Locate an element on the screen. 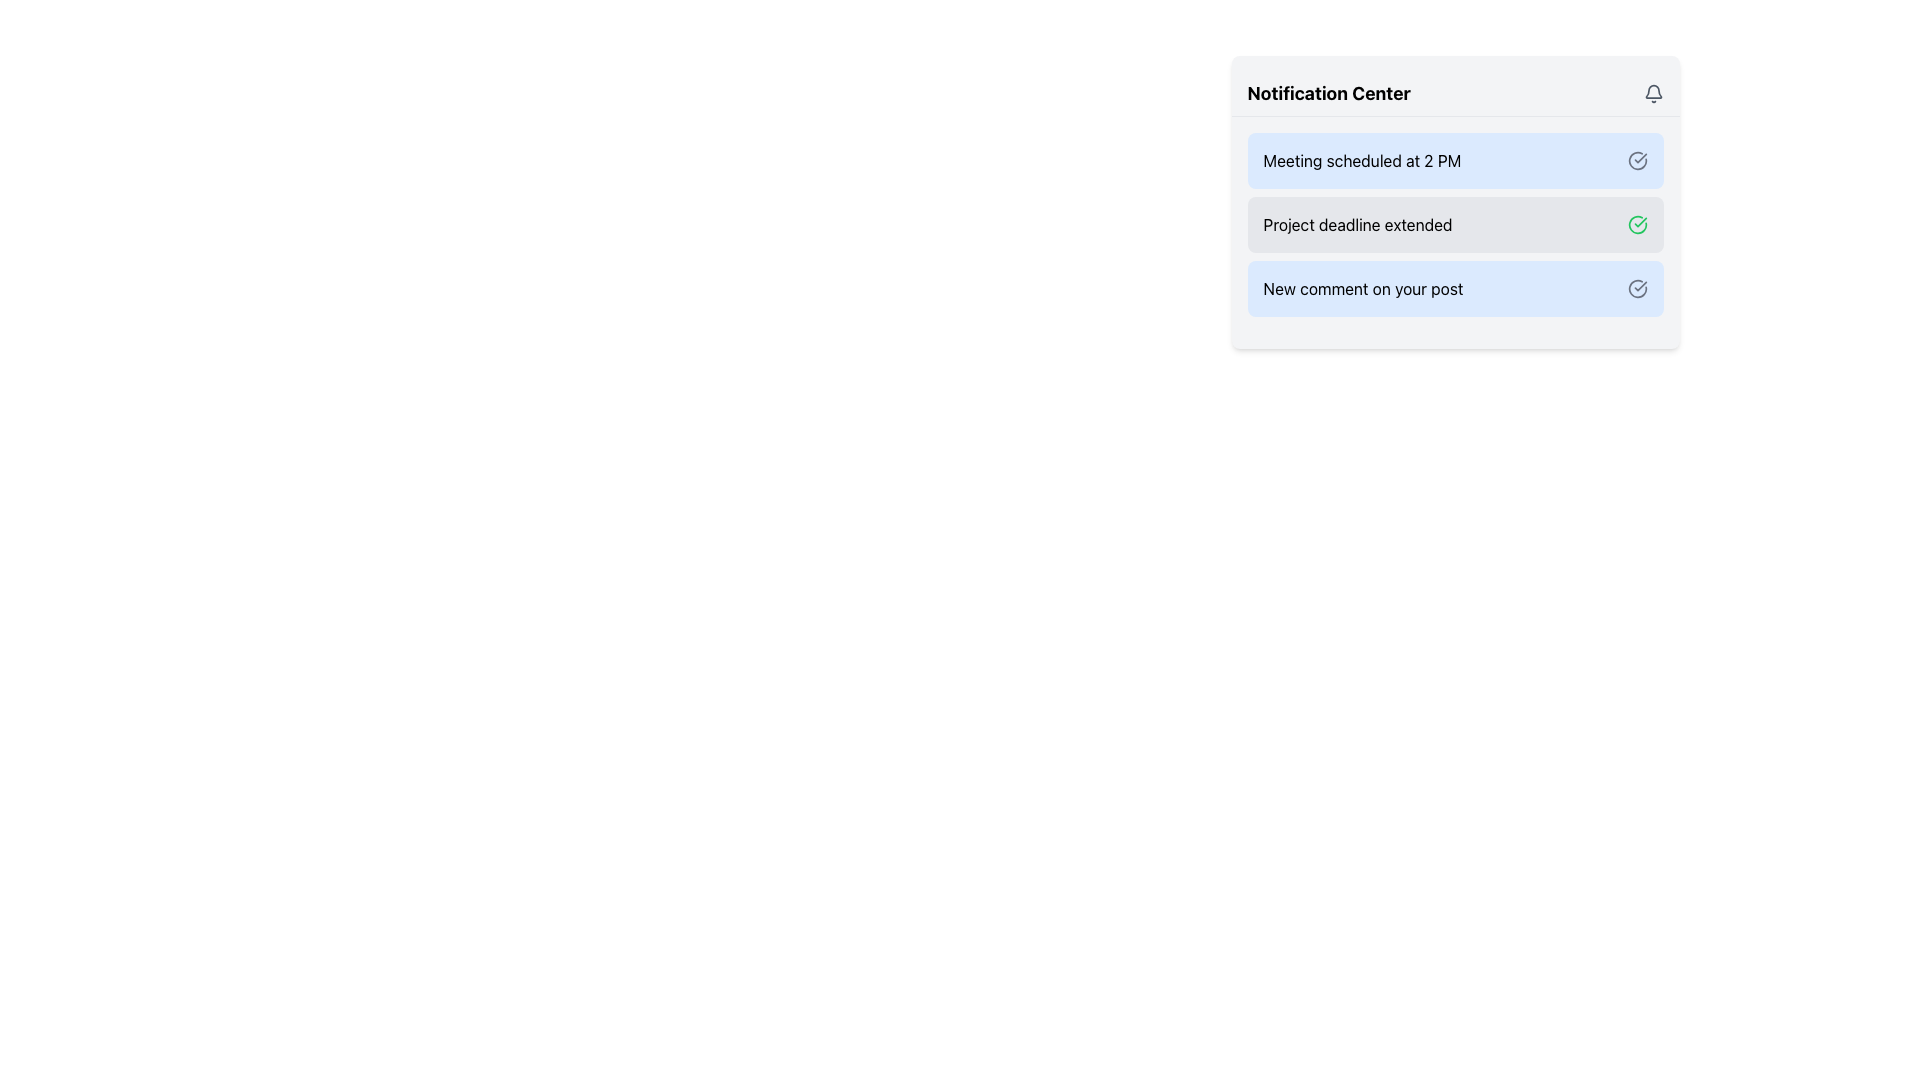 The image size is (1920, 1080). the notification icon located at the top-right corner of the 'Notification Center' bar is located at coordinates (1653, 93).